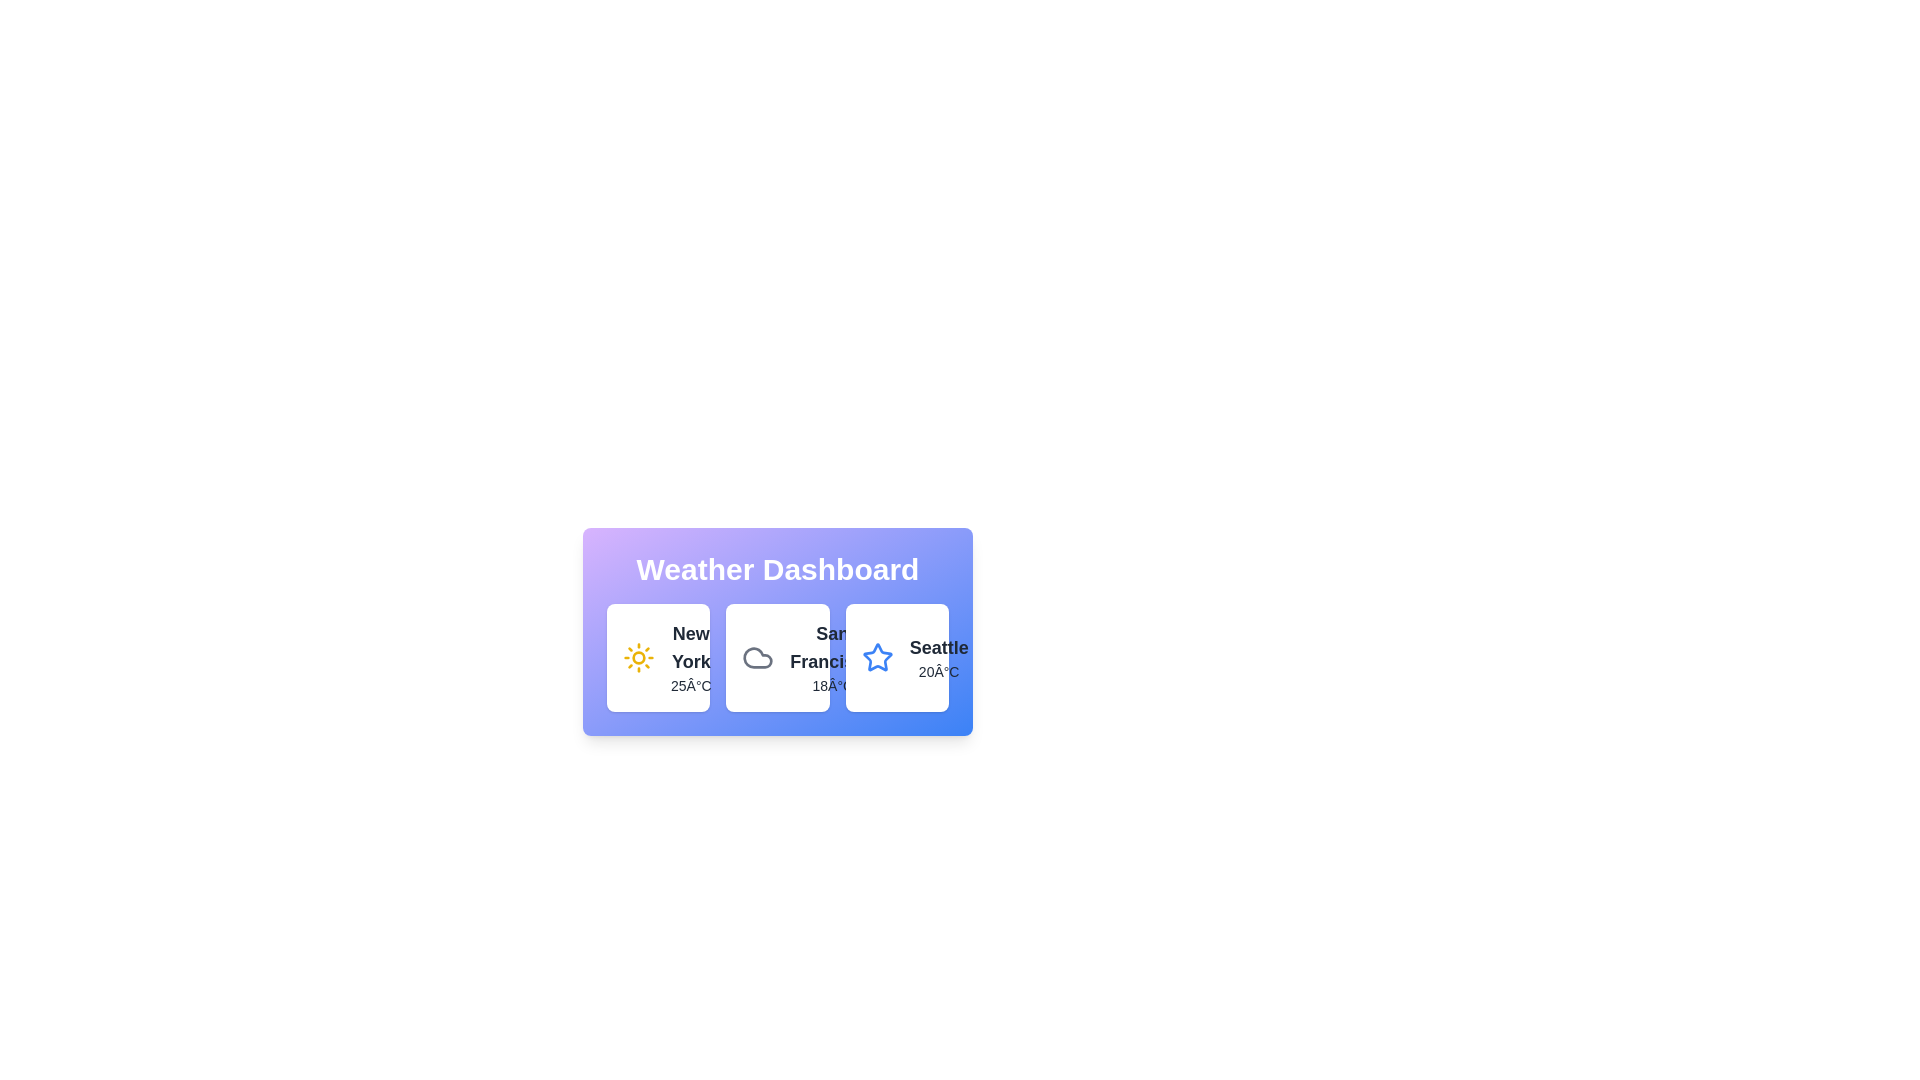  Describe the element at coordinates (877, 658) in the screenshot. I see `the weather status icon for 'Seattle' located` at that location.